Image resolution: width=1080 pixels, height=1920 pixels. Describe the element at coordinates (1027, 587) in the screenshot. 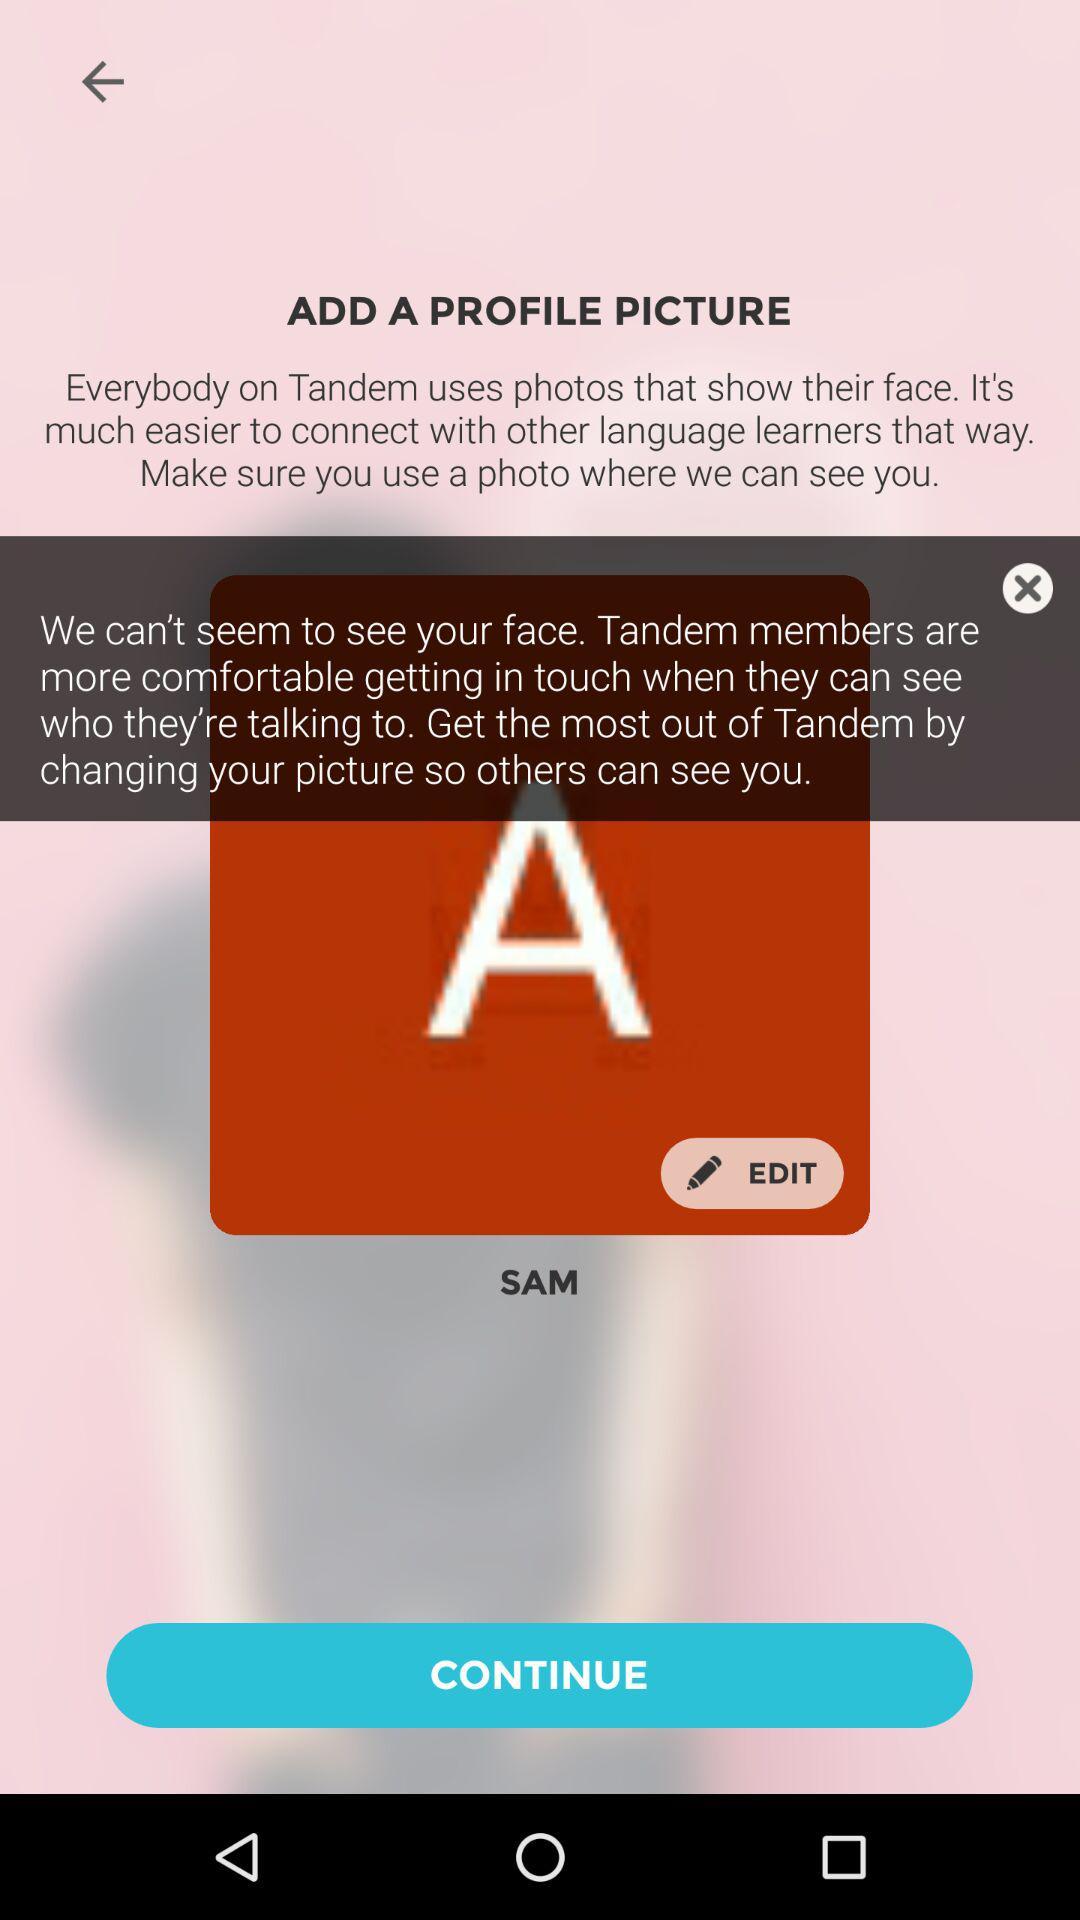

I see `caption` at that location.